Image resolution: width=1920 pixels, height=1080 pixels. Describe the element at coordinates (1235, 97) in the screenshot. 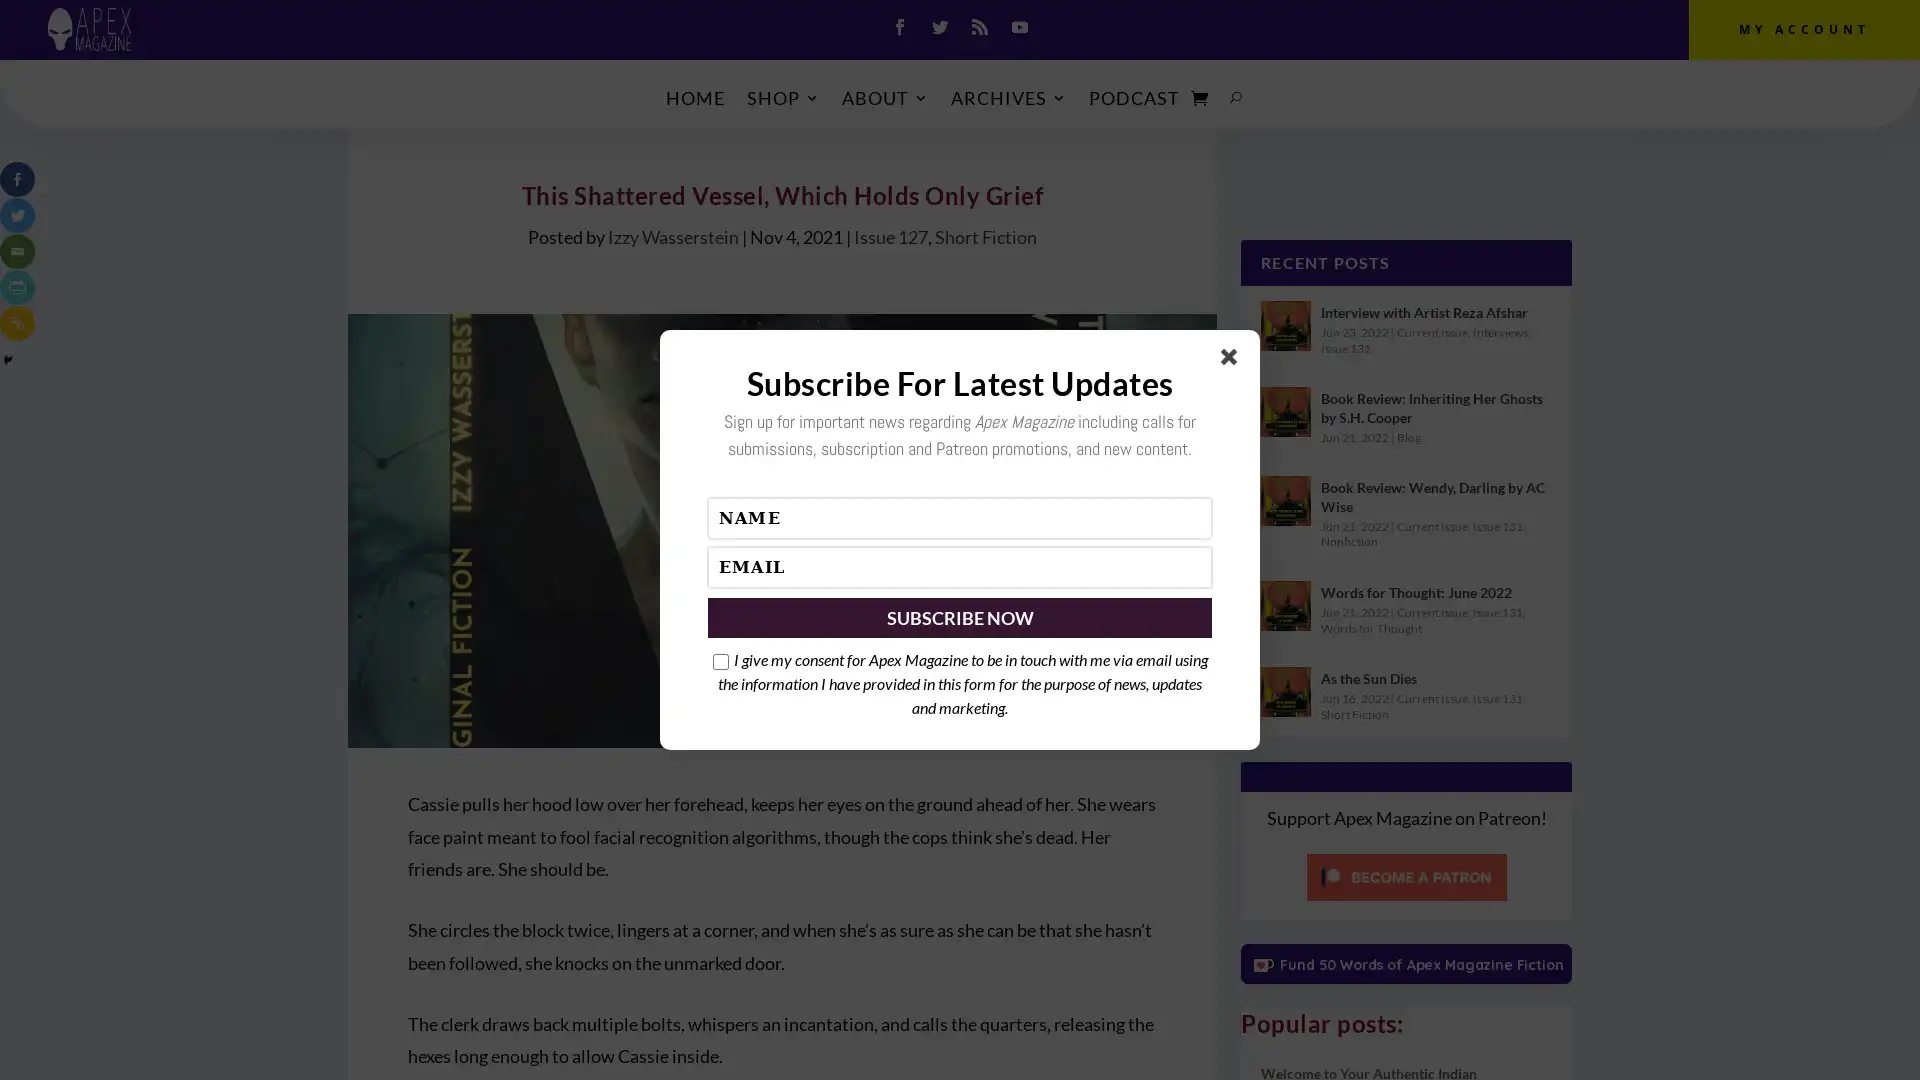

I see `U` at that location.